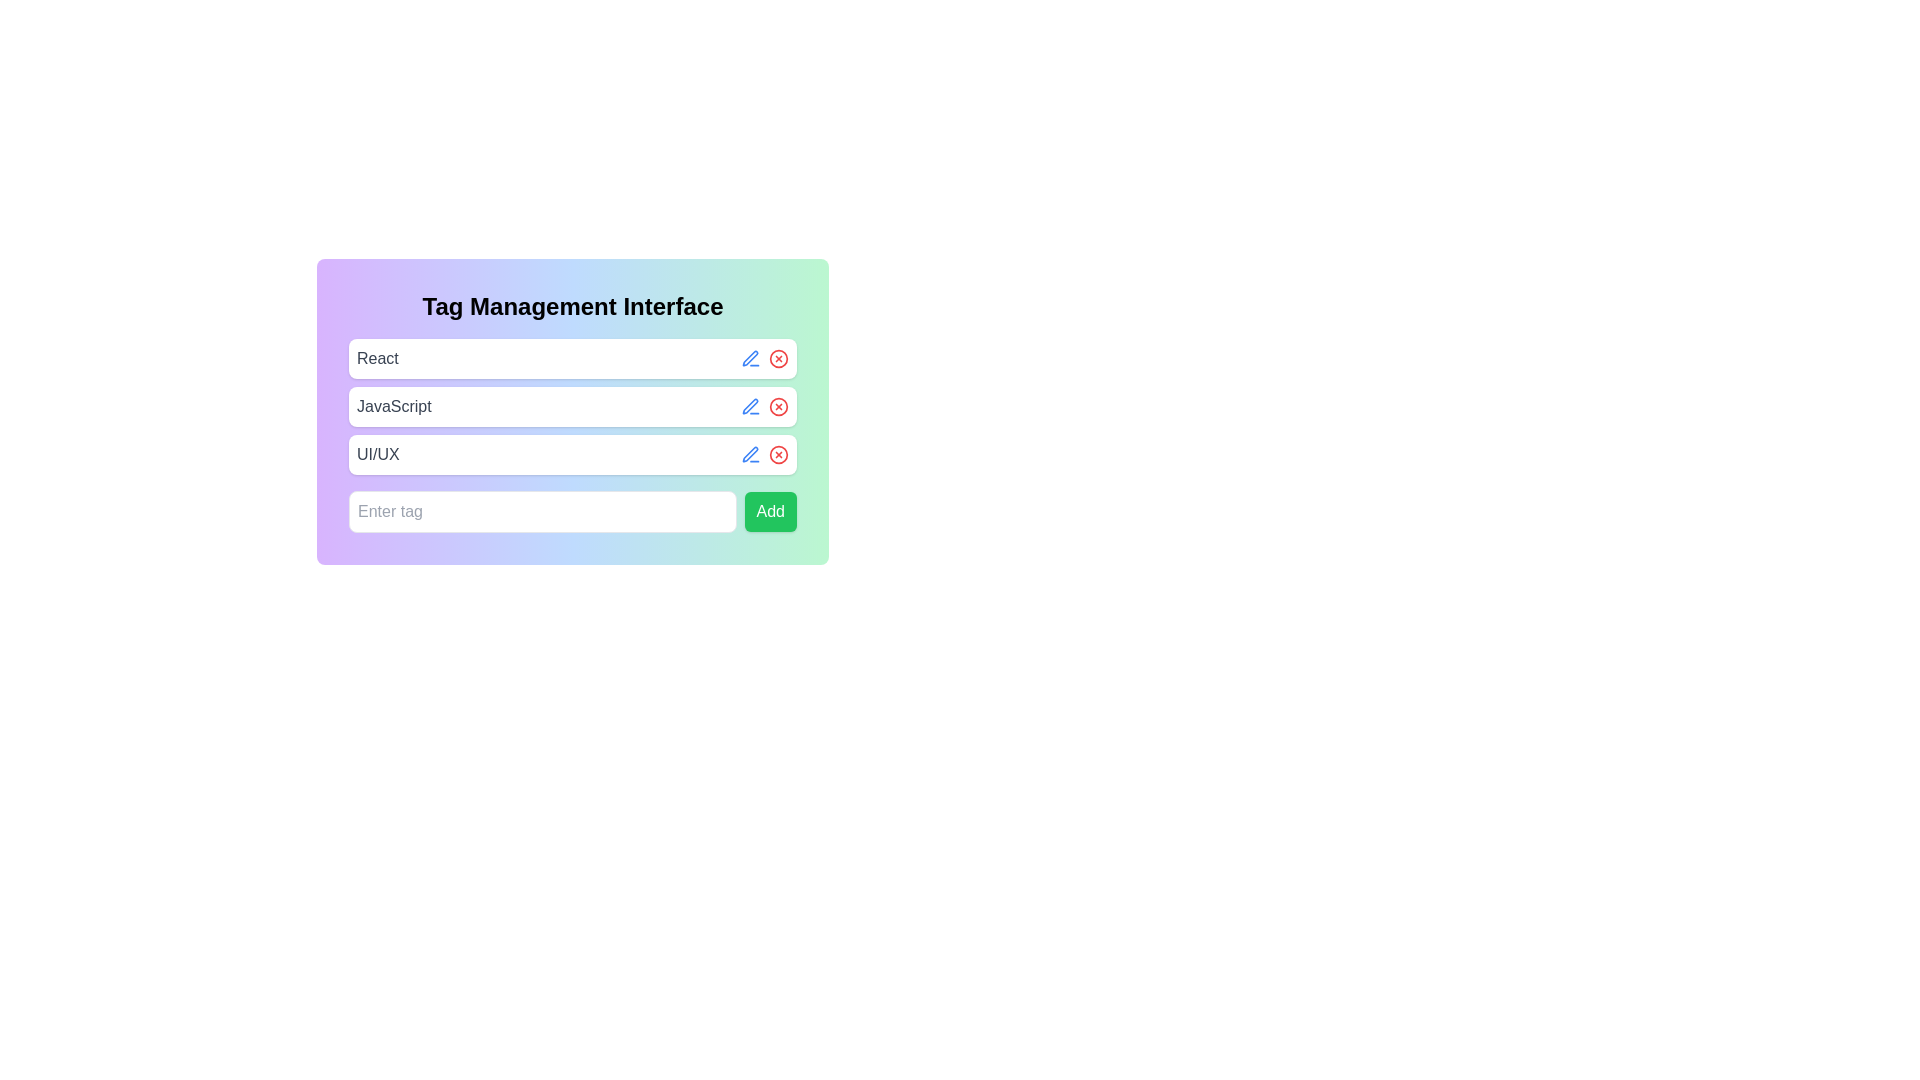  I want to click on the delete button located on the right side of the second row, allowing for keyboard interaction, so click(777, 406).